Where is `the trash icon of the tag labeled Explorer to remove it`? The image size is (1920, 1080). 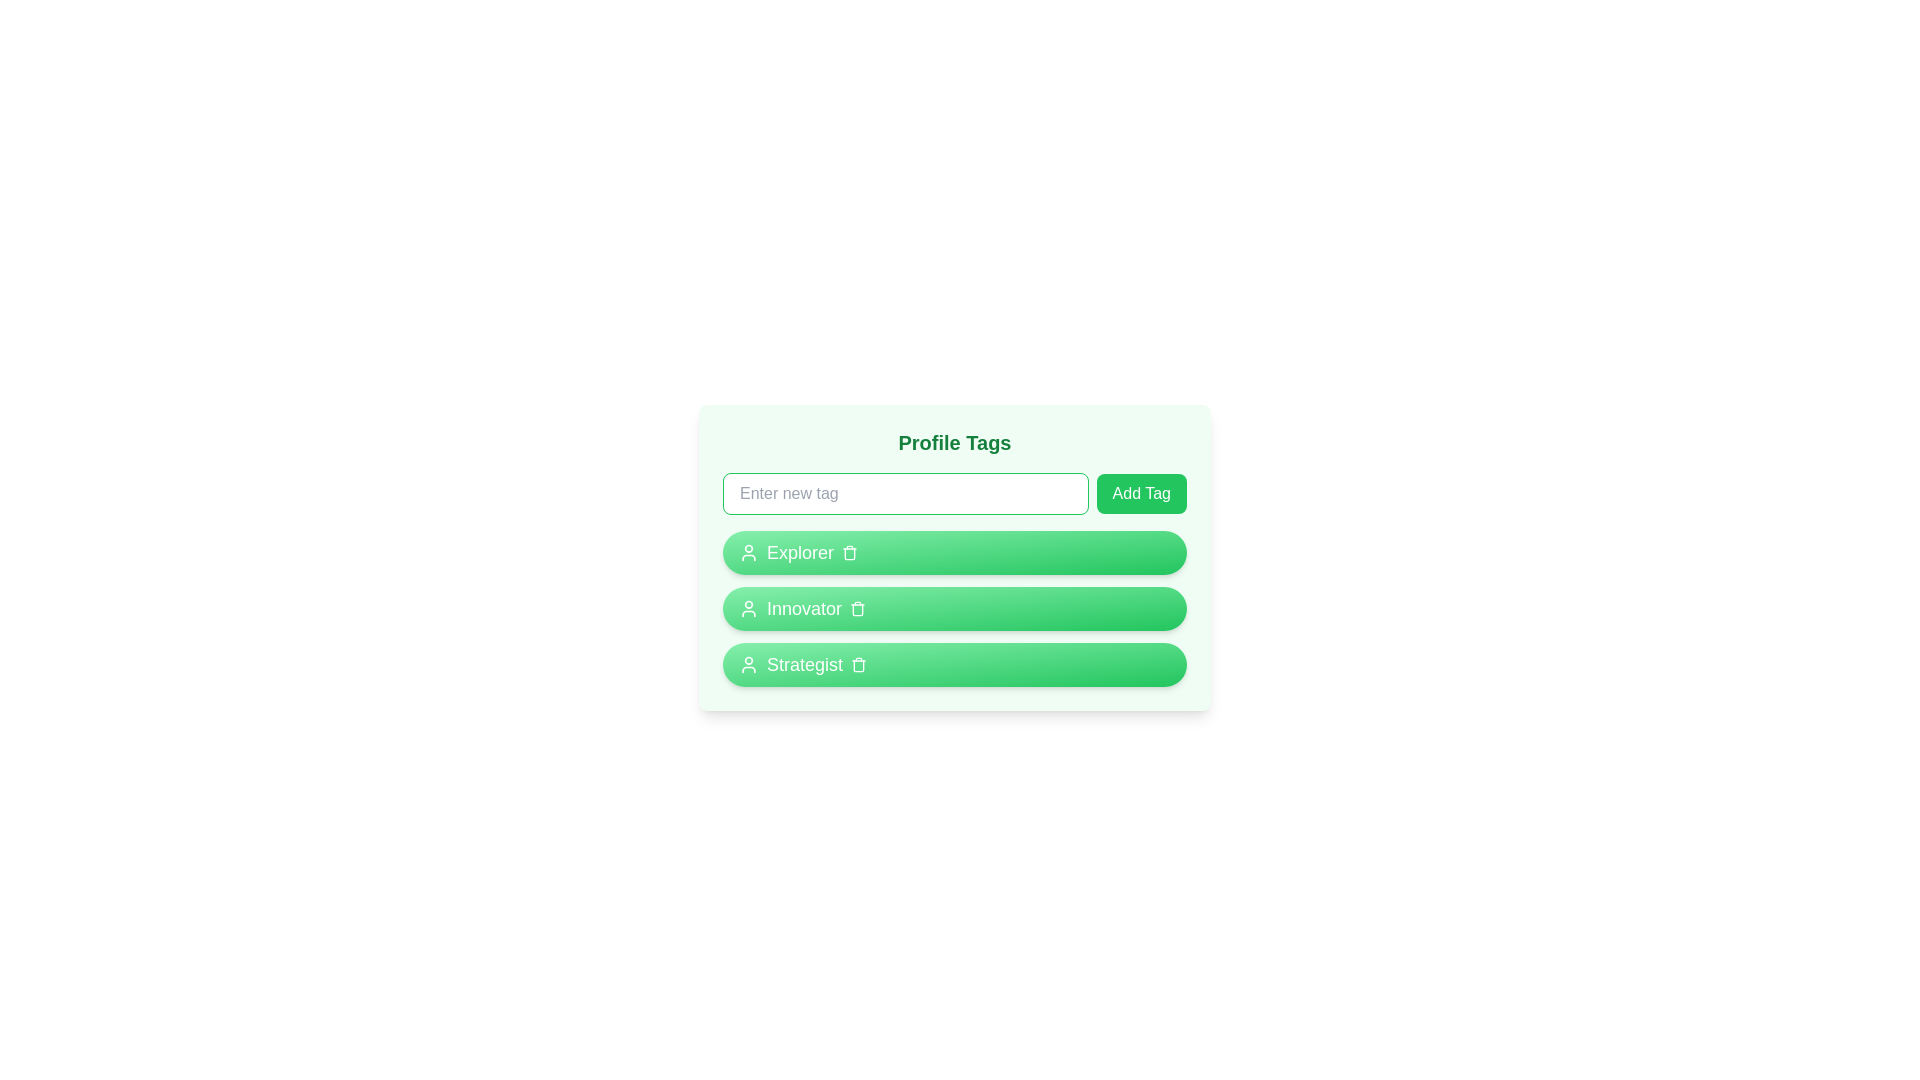
the trash icon of the tag labeled Explorer to remove it is located at coordinates (849, 552).